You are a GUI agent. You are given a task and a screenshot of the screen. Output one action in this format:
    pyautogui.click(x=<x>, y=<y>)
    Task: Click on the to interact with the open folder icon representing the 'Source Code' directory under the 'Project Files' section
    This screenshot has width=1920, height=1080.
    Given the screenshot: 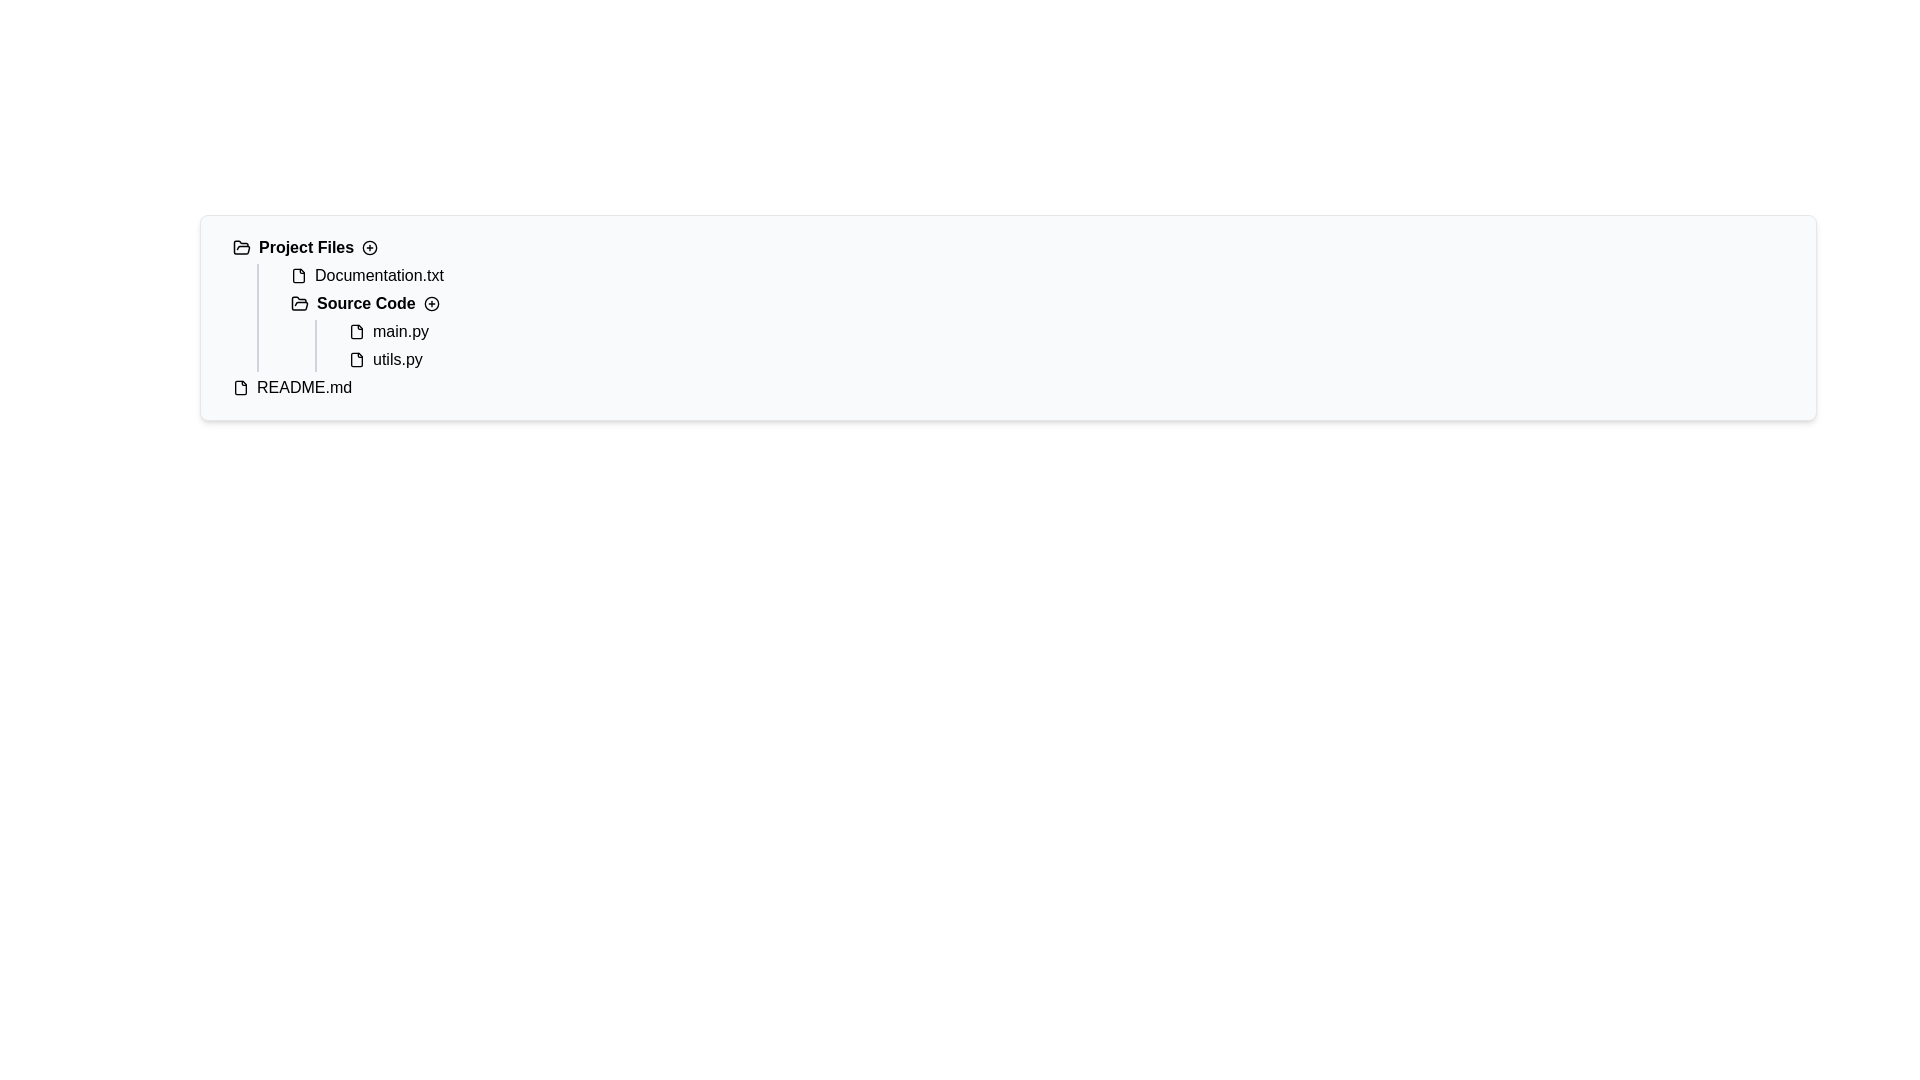 What is the action you would take?
    pyautogui.click(x=298, y=303)
    